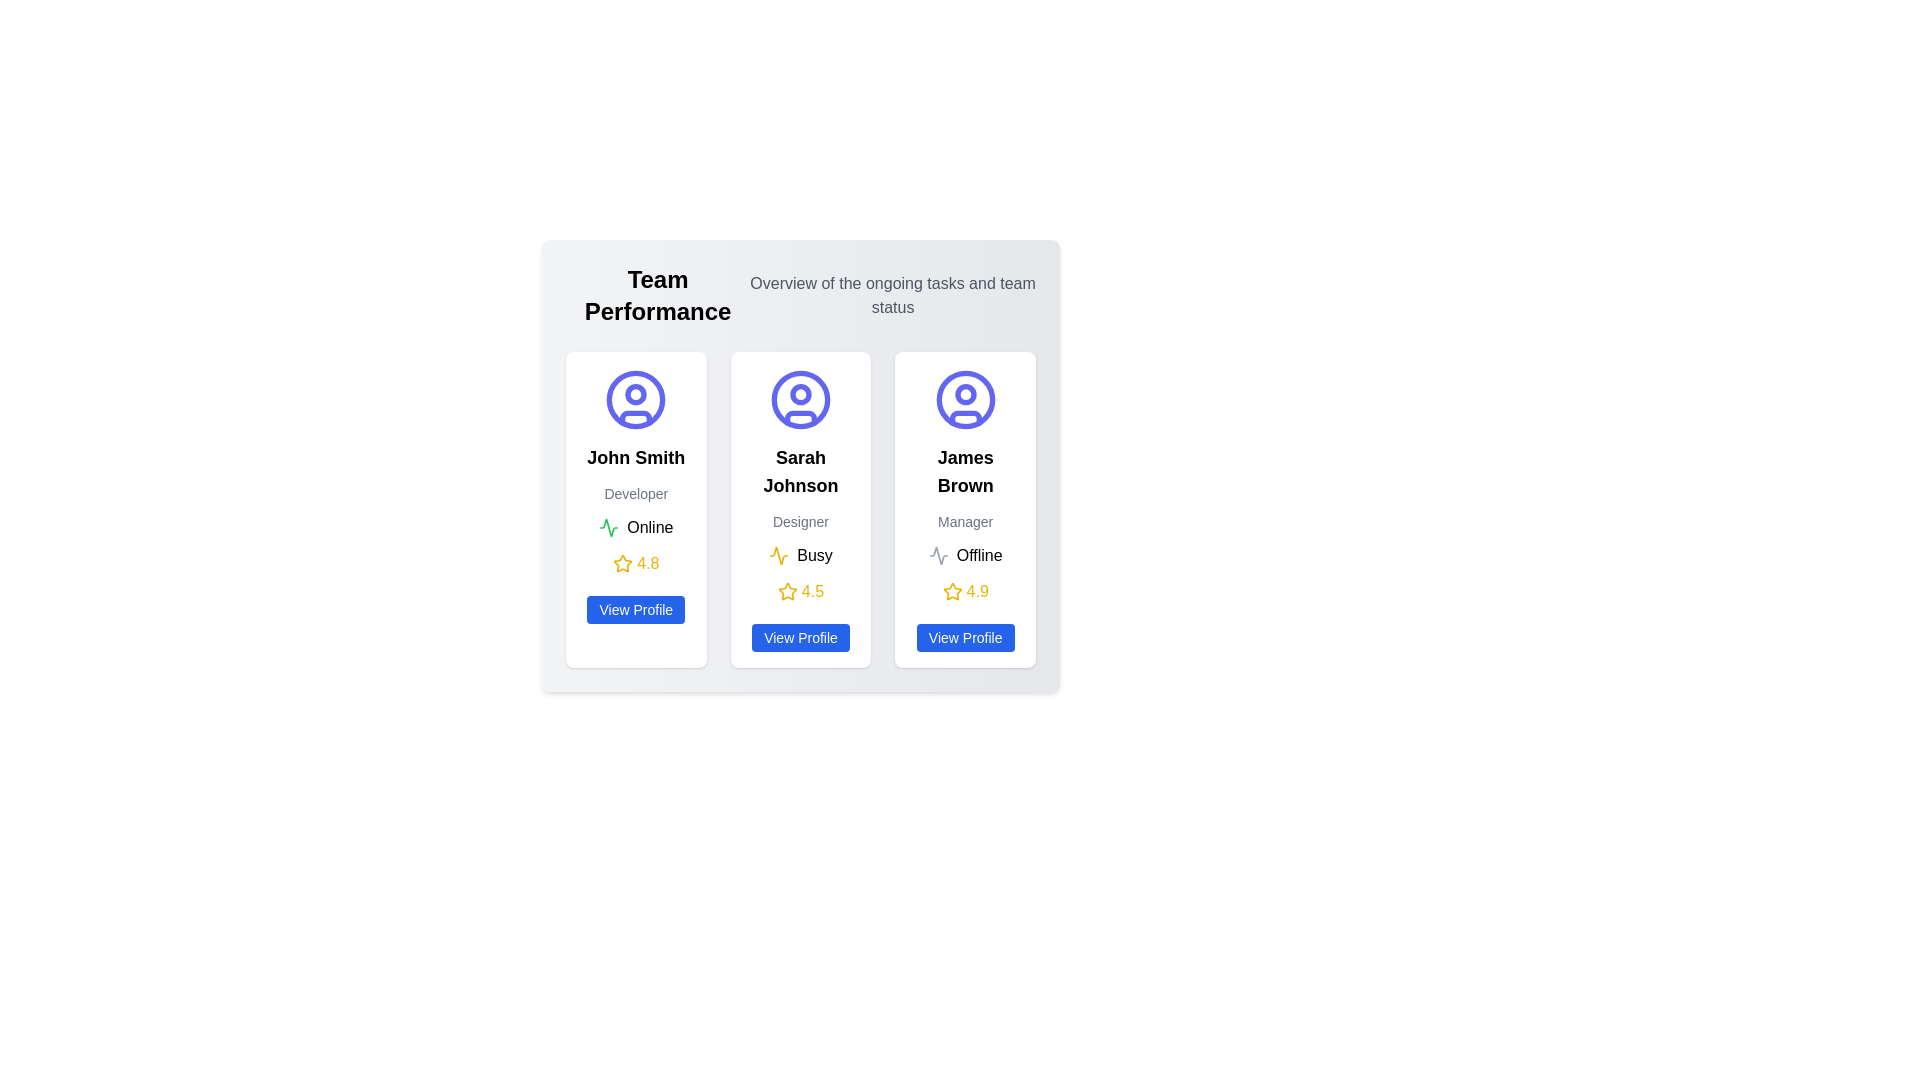  Describe the element at coordinates (635, 527) in the screenshot. I see `status text 'Online' from the Status label with a green waveform icon located beneath the 'Developer' title in the first card of the three-card layout` at that location.